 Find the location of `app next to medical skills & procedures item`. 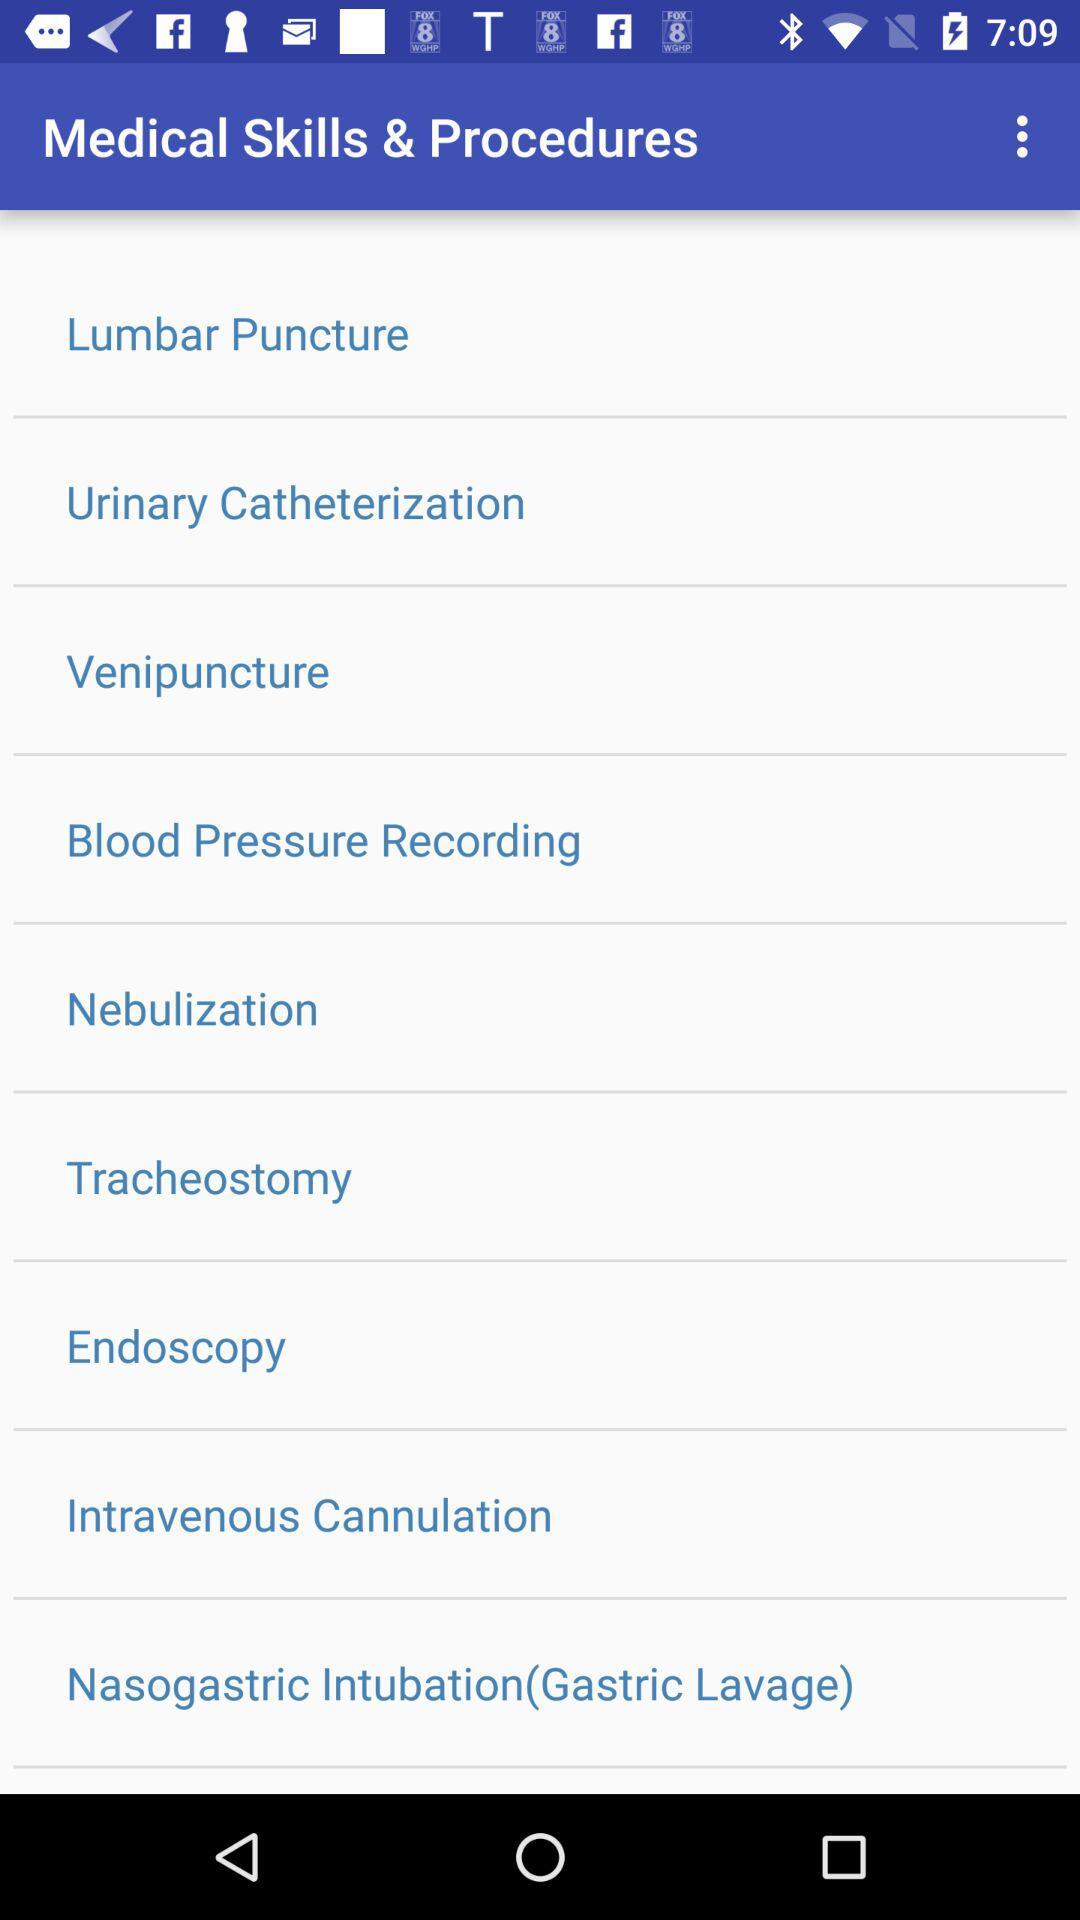

app next to medical skills & procedures item is located at coordinates (1027, 135).